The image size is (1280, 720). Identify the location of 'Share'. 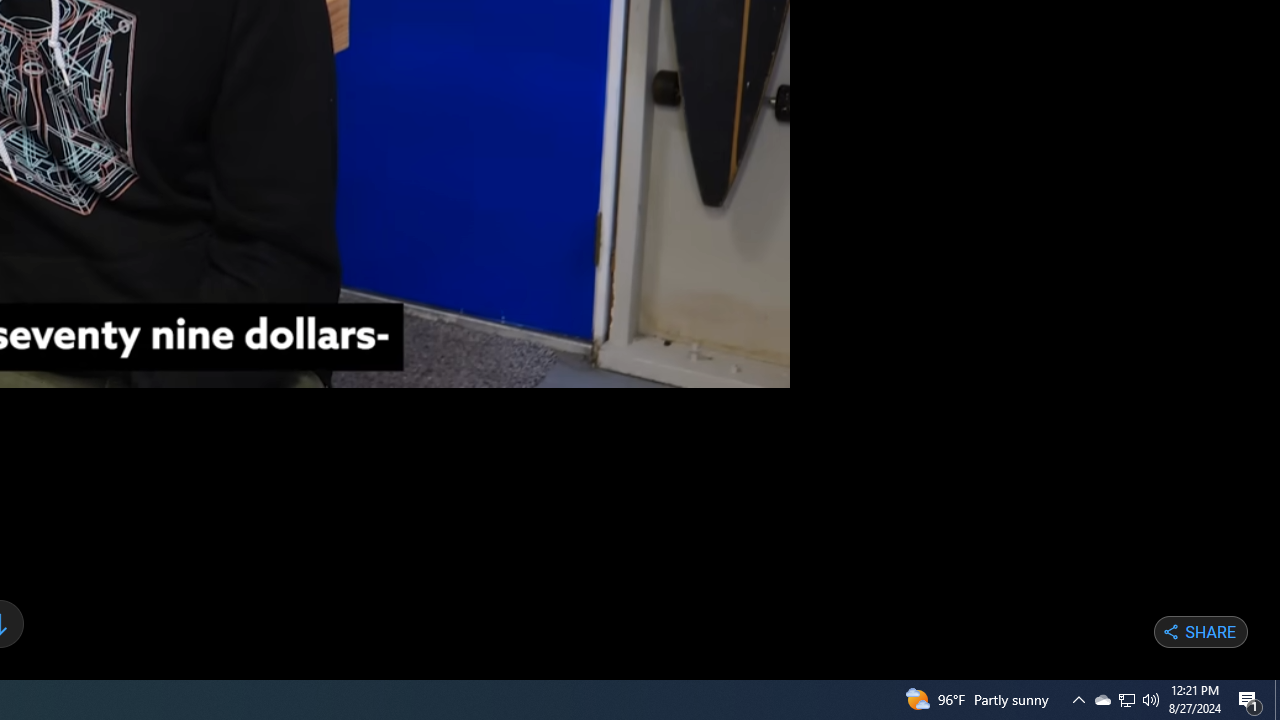
(1200, 632).